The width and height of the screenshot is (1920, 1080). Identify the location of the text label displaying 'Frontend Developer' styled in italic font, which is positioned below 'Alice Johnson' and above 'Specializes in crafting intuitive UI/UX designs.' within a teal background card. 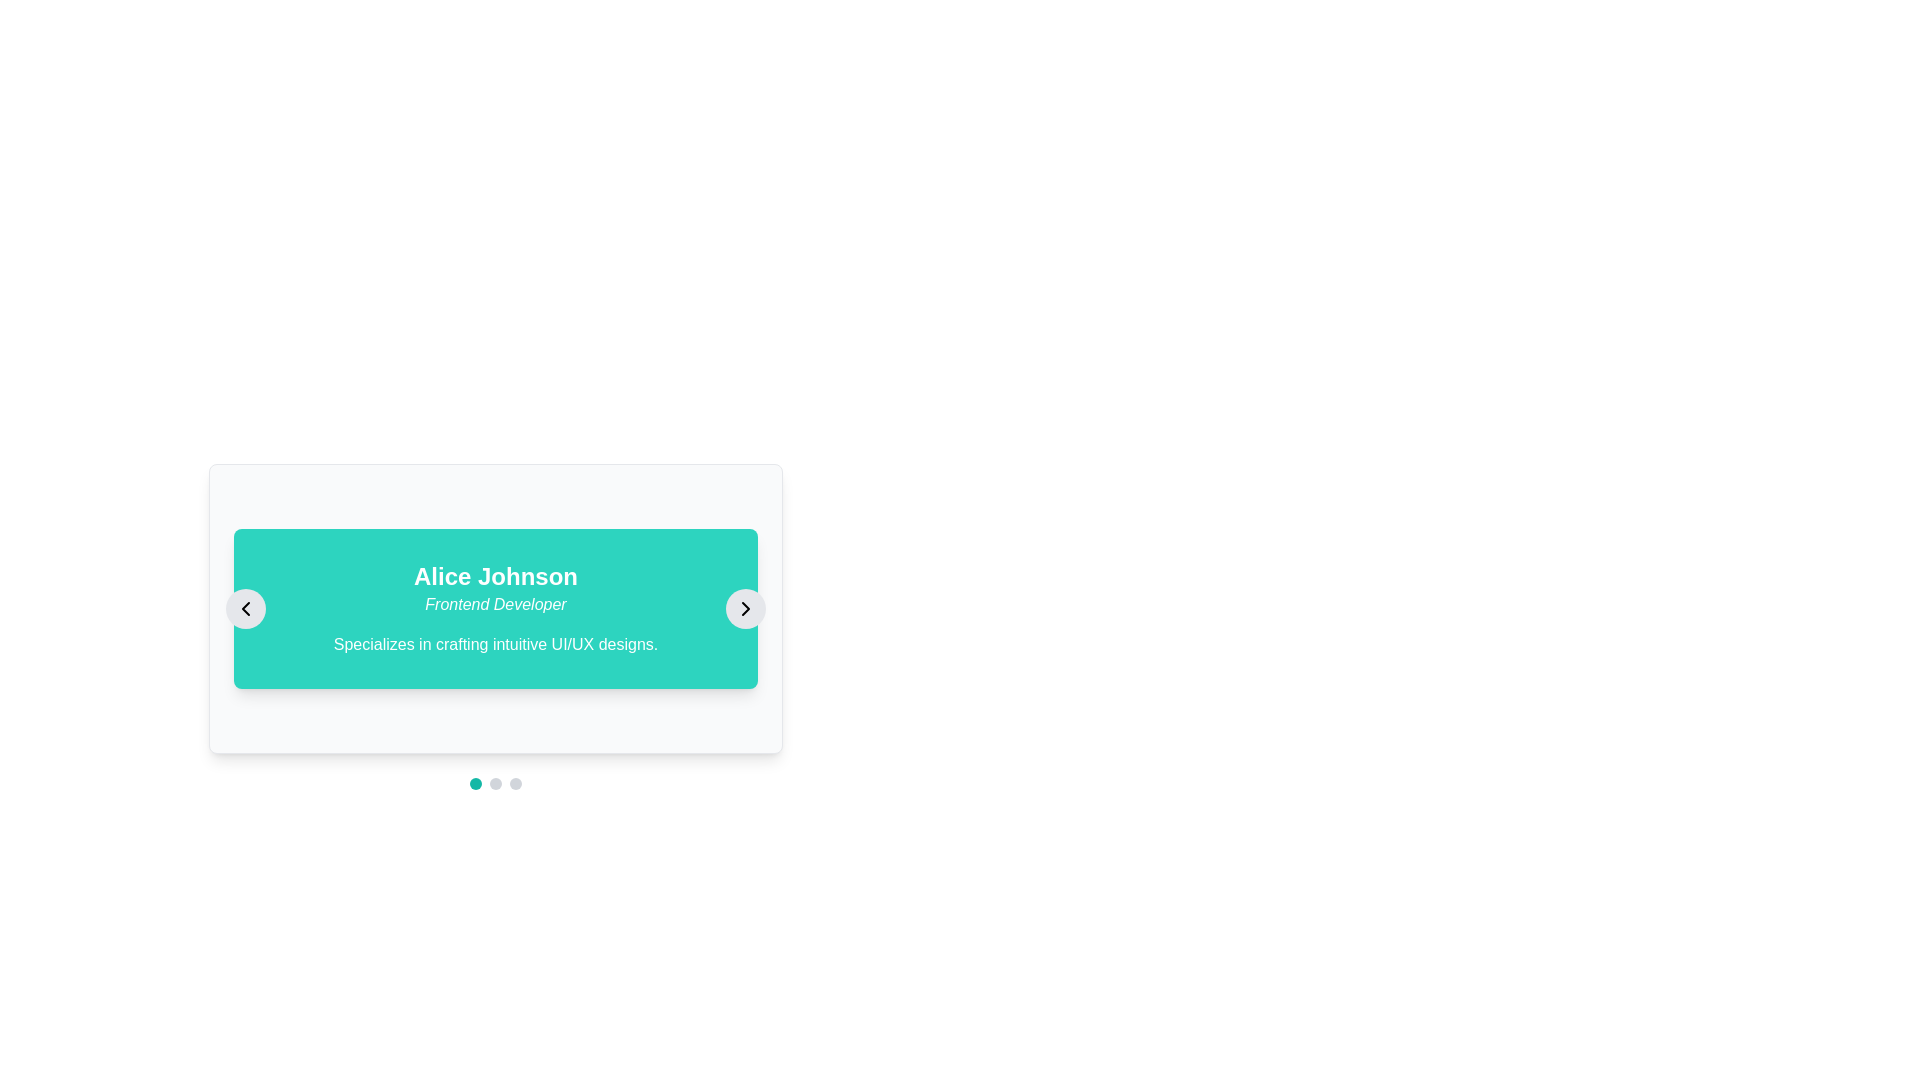
(495, 604).